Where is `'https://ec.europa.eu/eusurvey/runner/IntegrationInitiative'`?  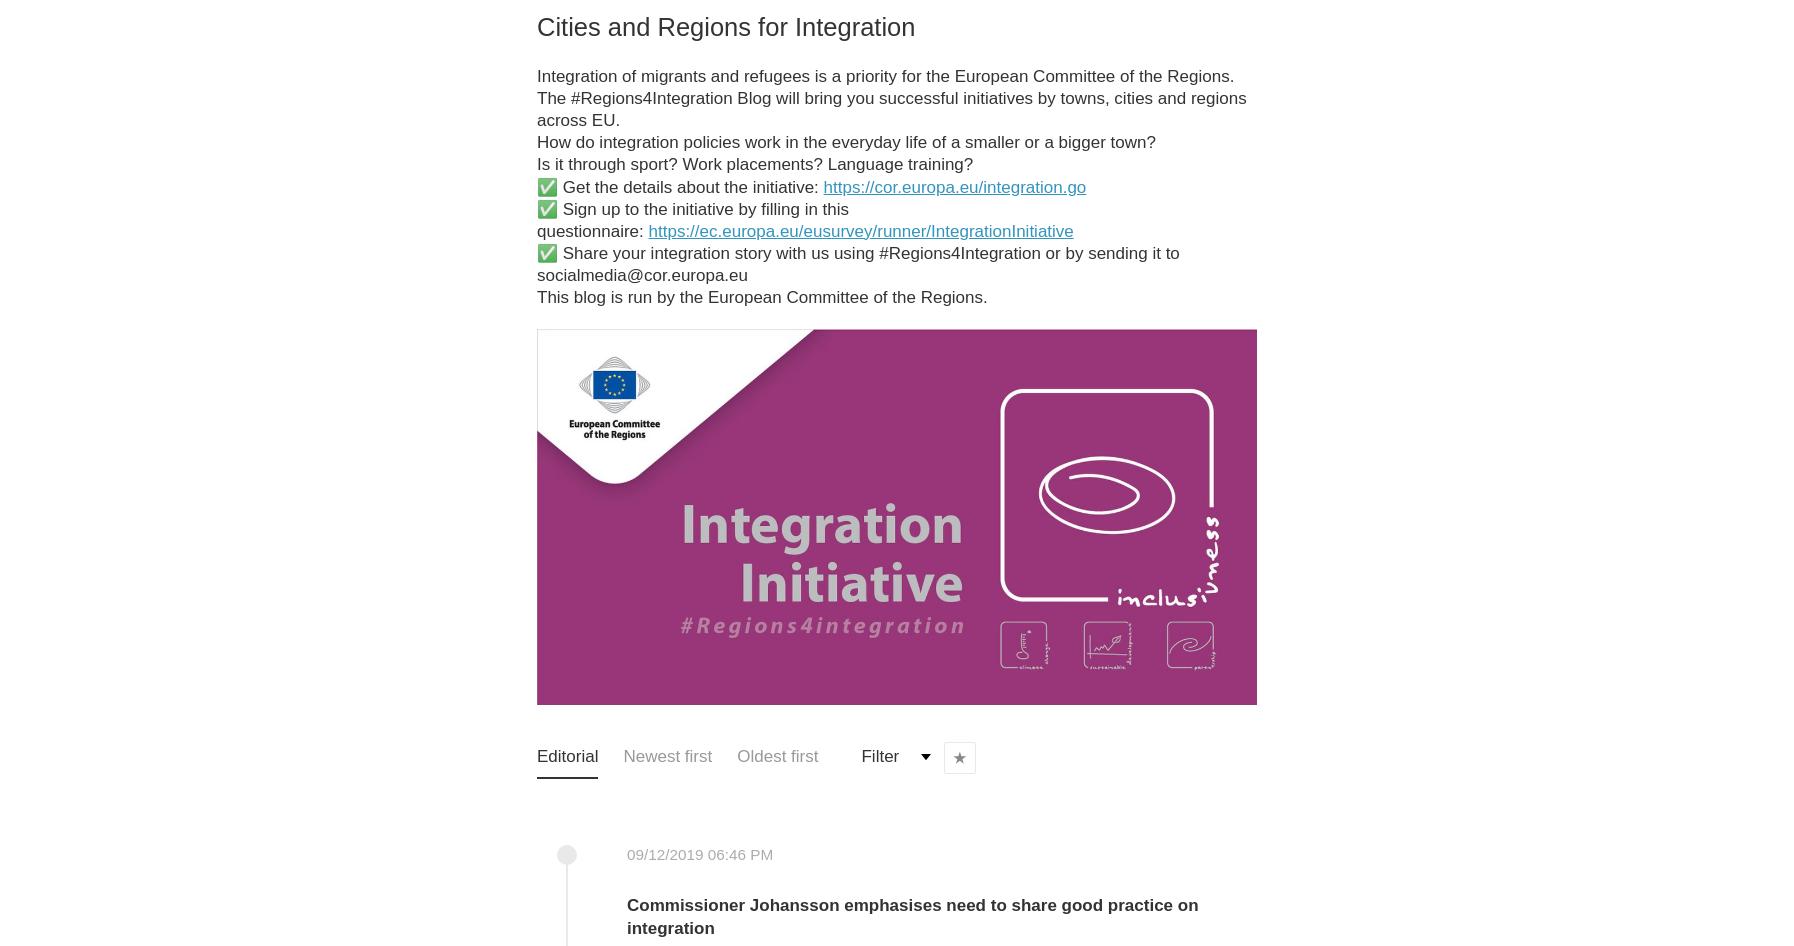 'https://ec.europa.eu/eusurvey/runner/IntegrationInitiative' is located at coordinates (860, 230).